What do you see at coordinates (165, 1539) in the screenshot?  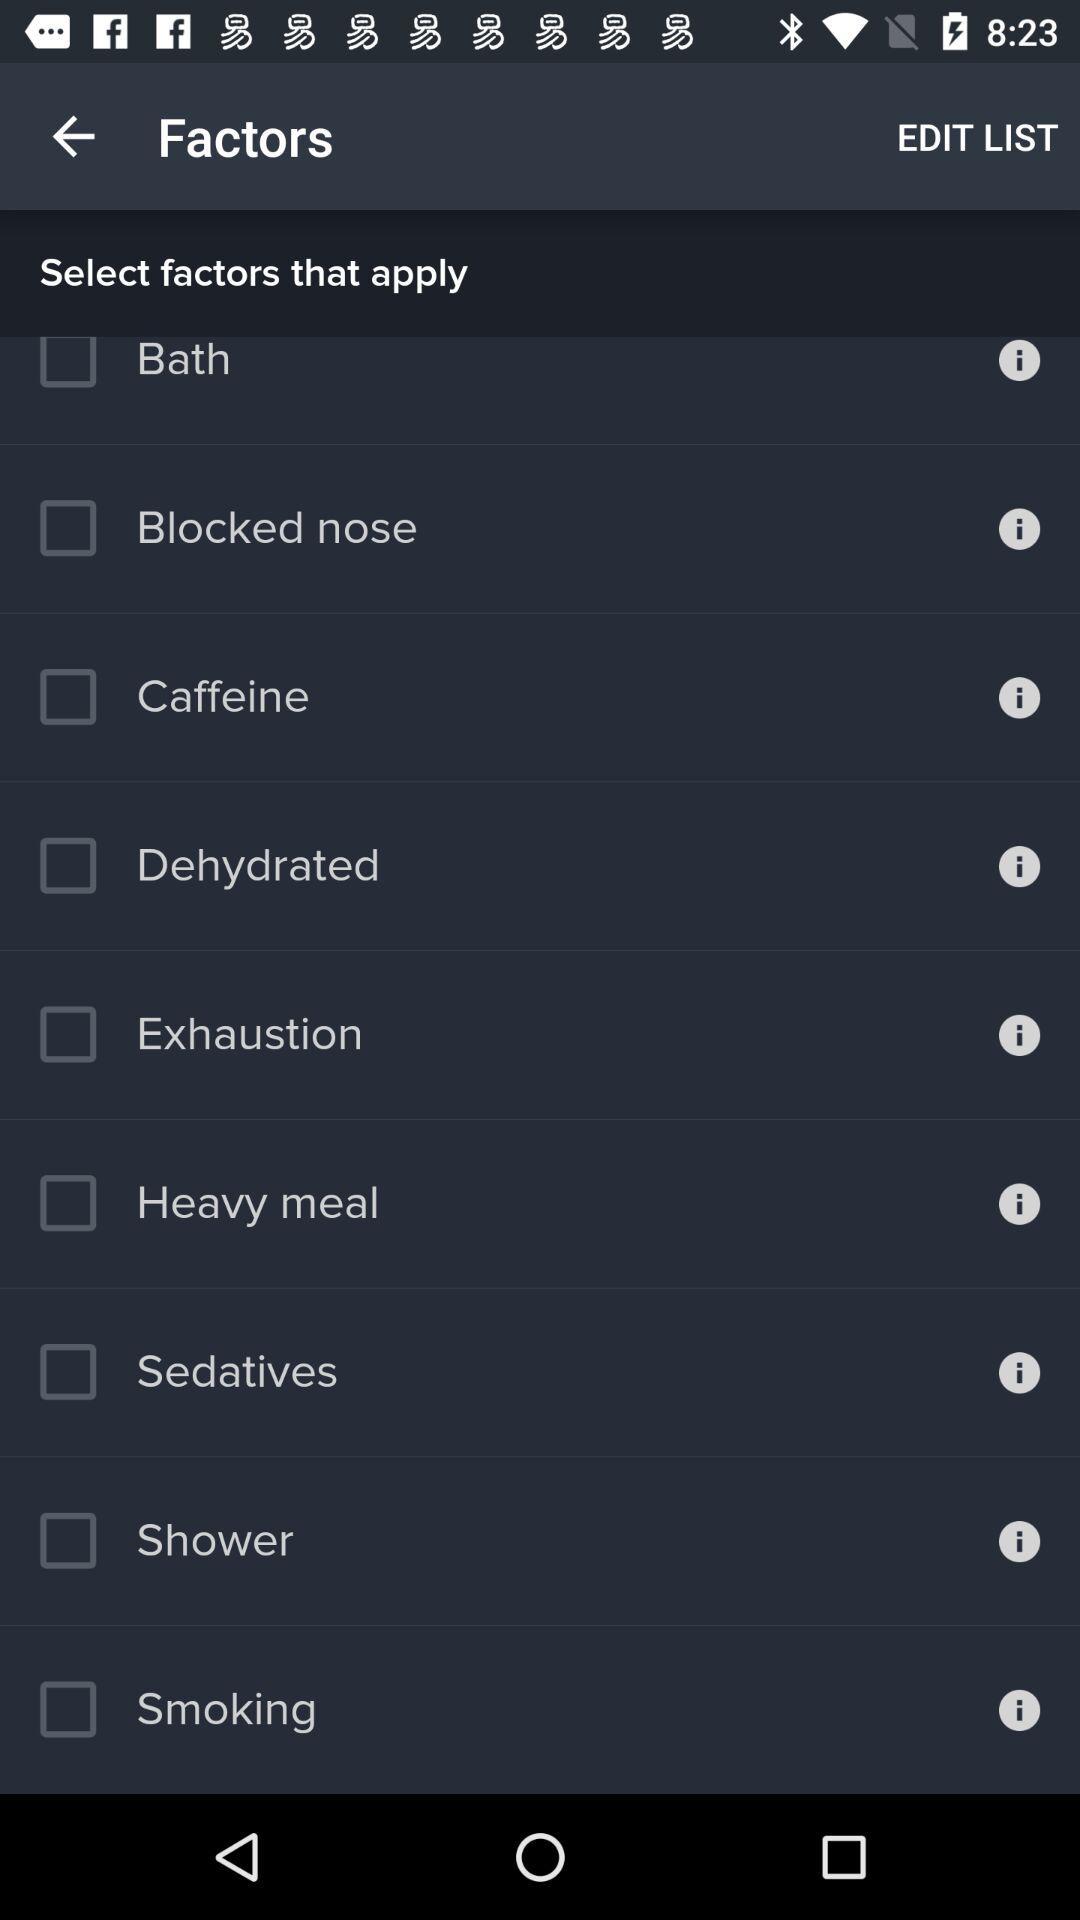 I see `the shower` at bounding box center [165, 1539].